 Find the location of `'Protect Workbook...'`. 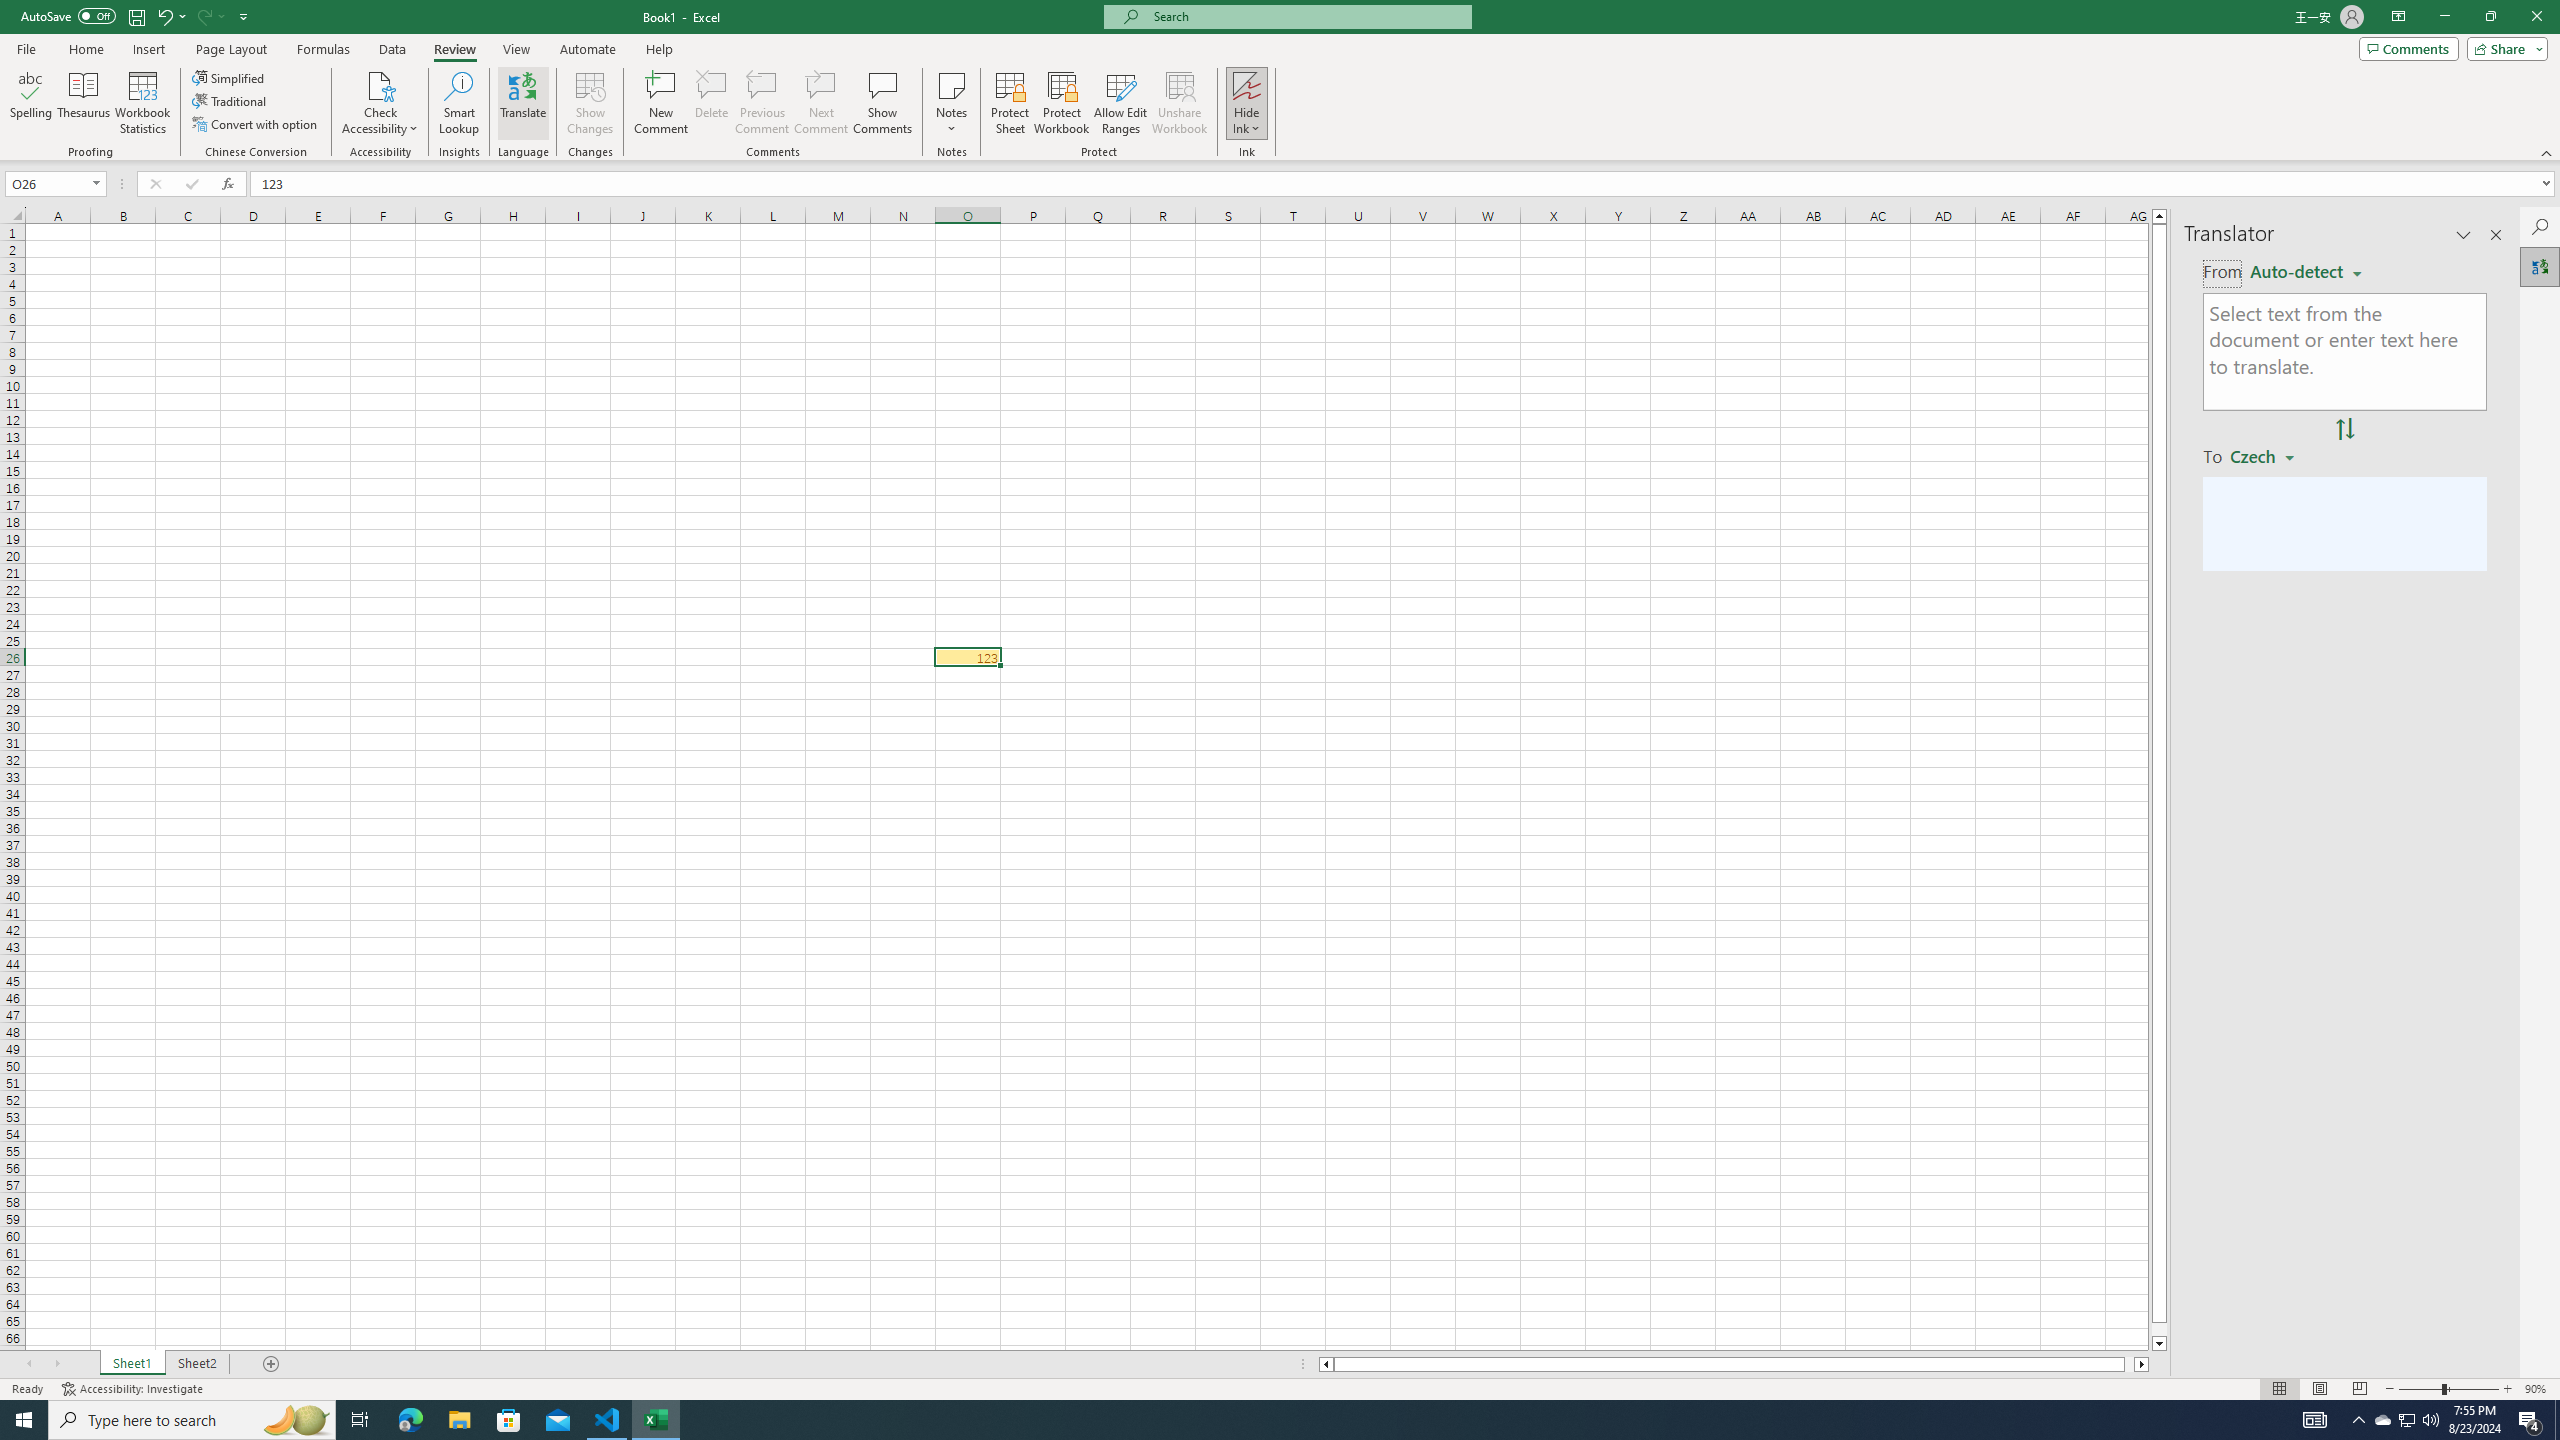

'Protect Workbook...' is located at coordinates (1061, 103).